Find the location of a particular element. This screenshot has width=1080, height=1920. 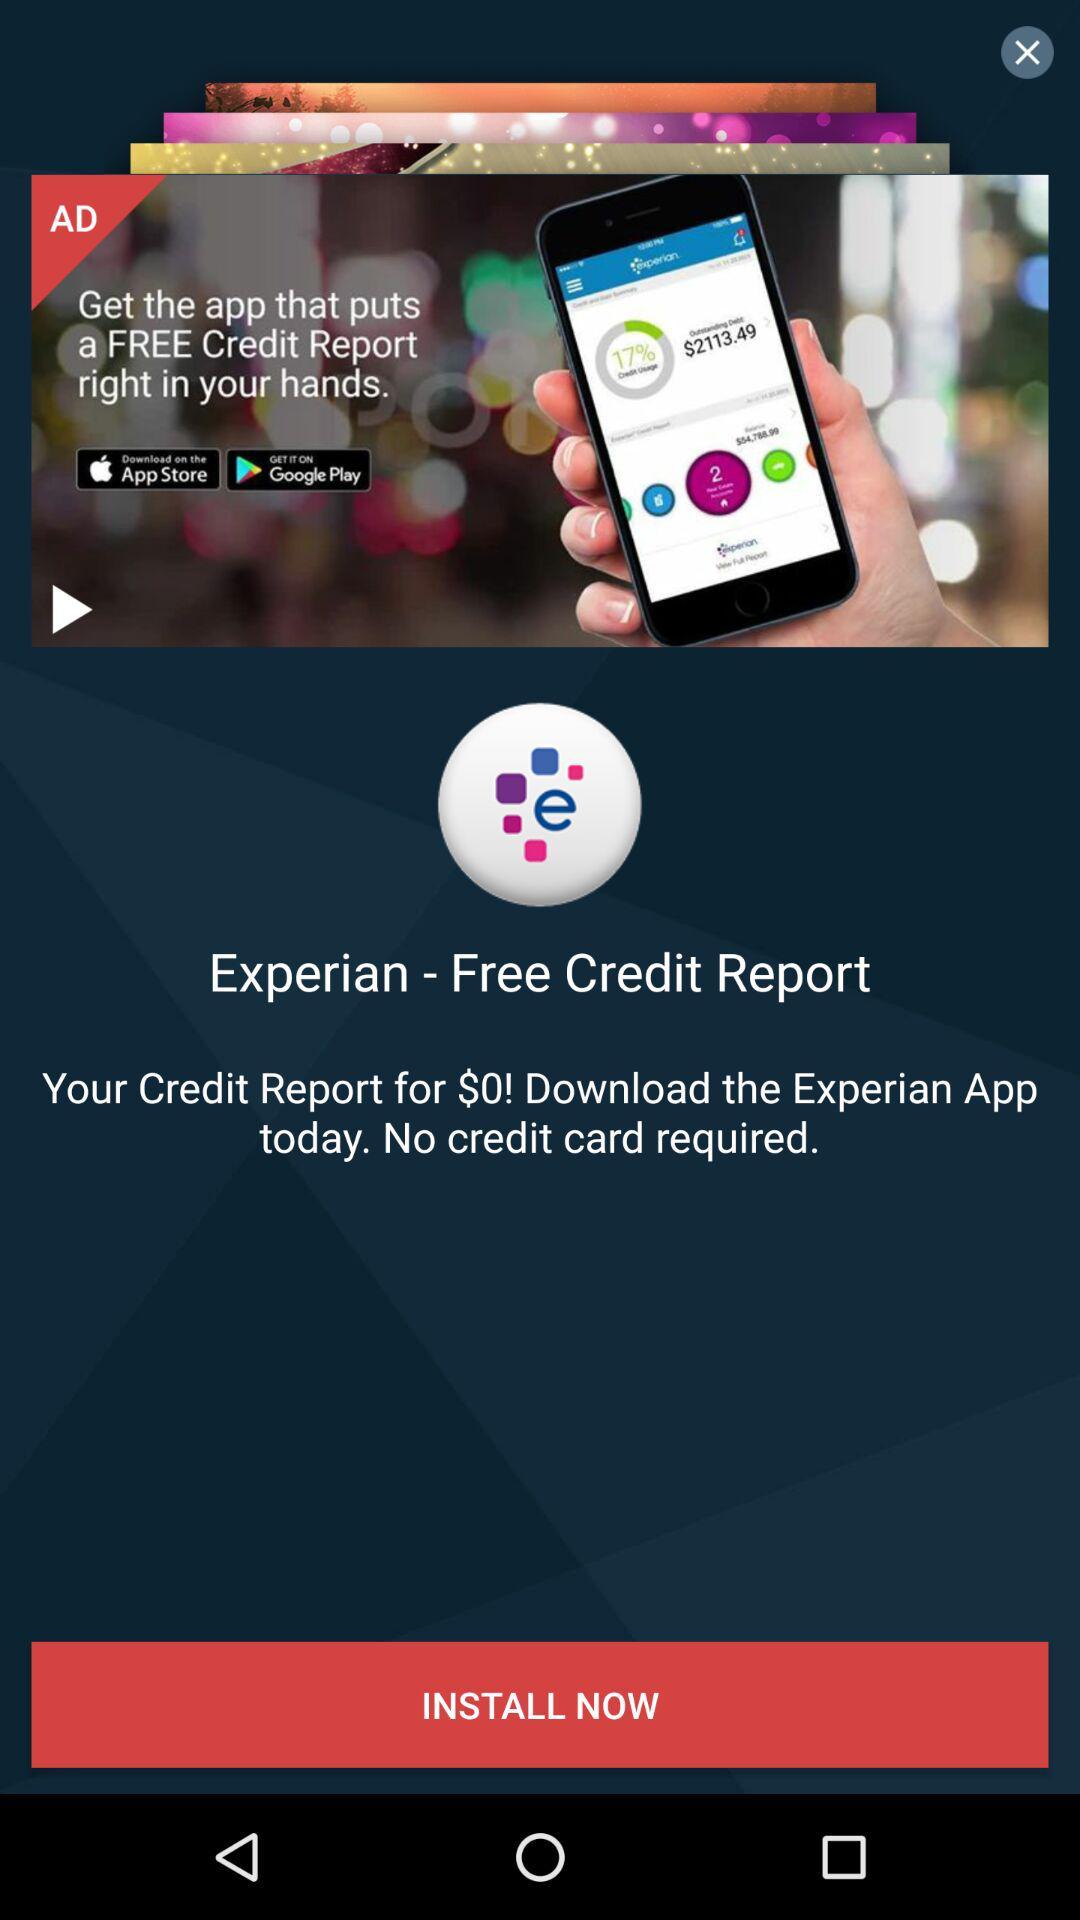

the advertisement page is located at coordinates (1027, 52).